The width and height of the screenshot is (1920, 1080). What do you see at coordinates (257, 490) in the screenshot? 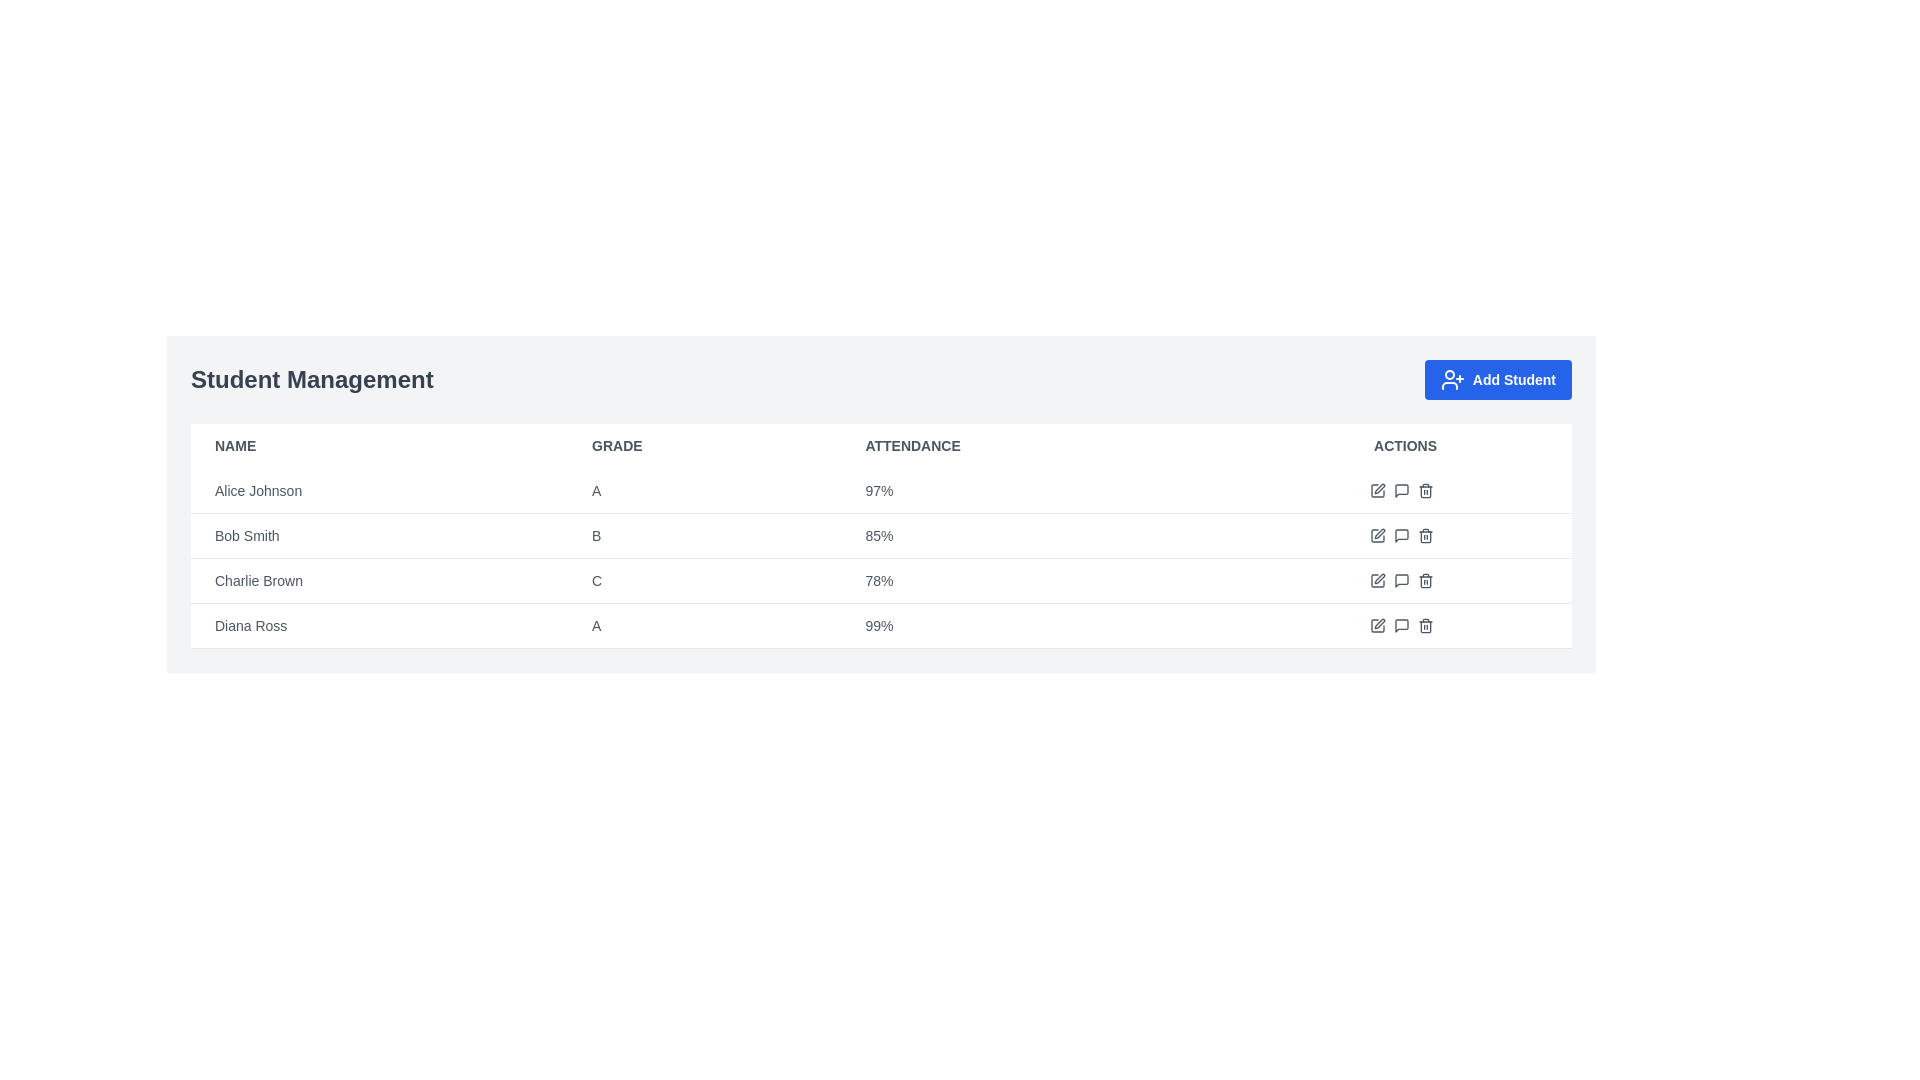
I see `the Text Display element that shows a person's name in the first row of the table under the 'Name' column` at bounding box center [257, 490].